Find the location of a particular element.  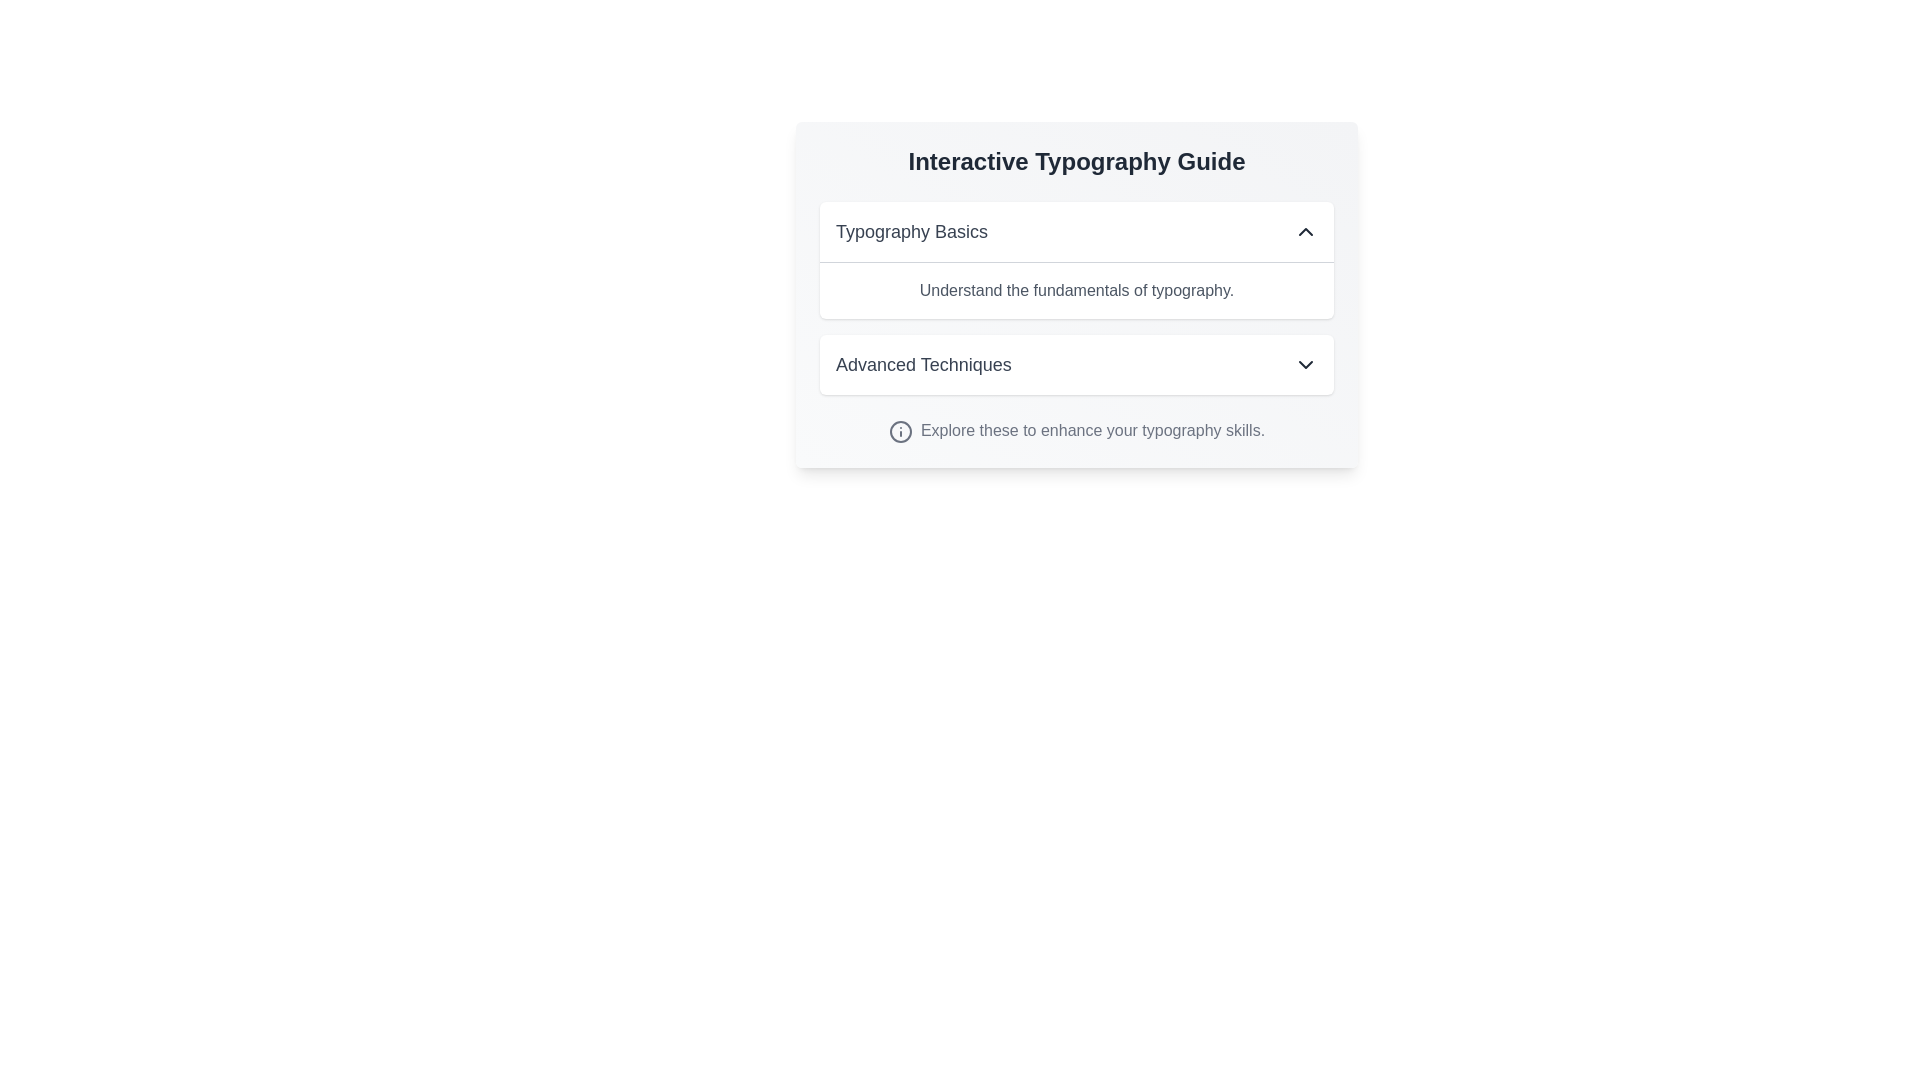

the chevron icon located at the right edge of the 'Advanced Techniques' section is located at coordinates (1305, 365).